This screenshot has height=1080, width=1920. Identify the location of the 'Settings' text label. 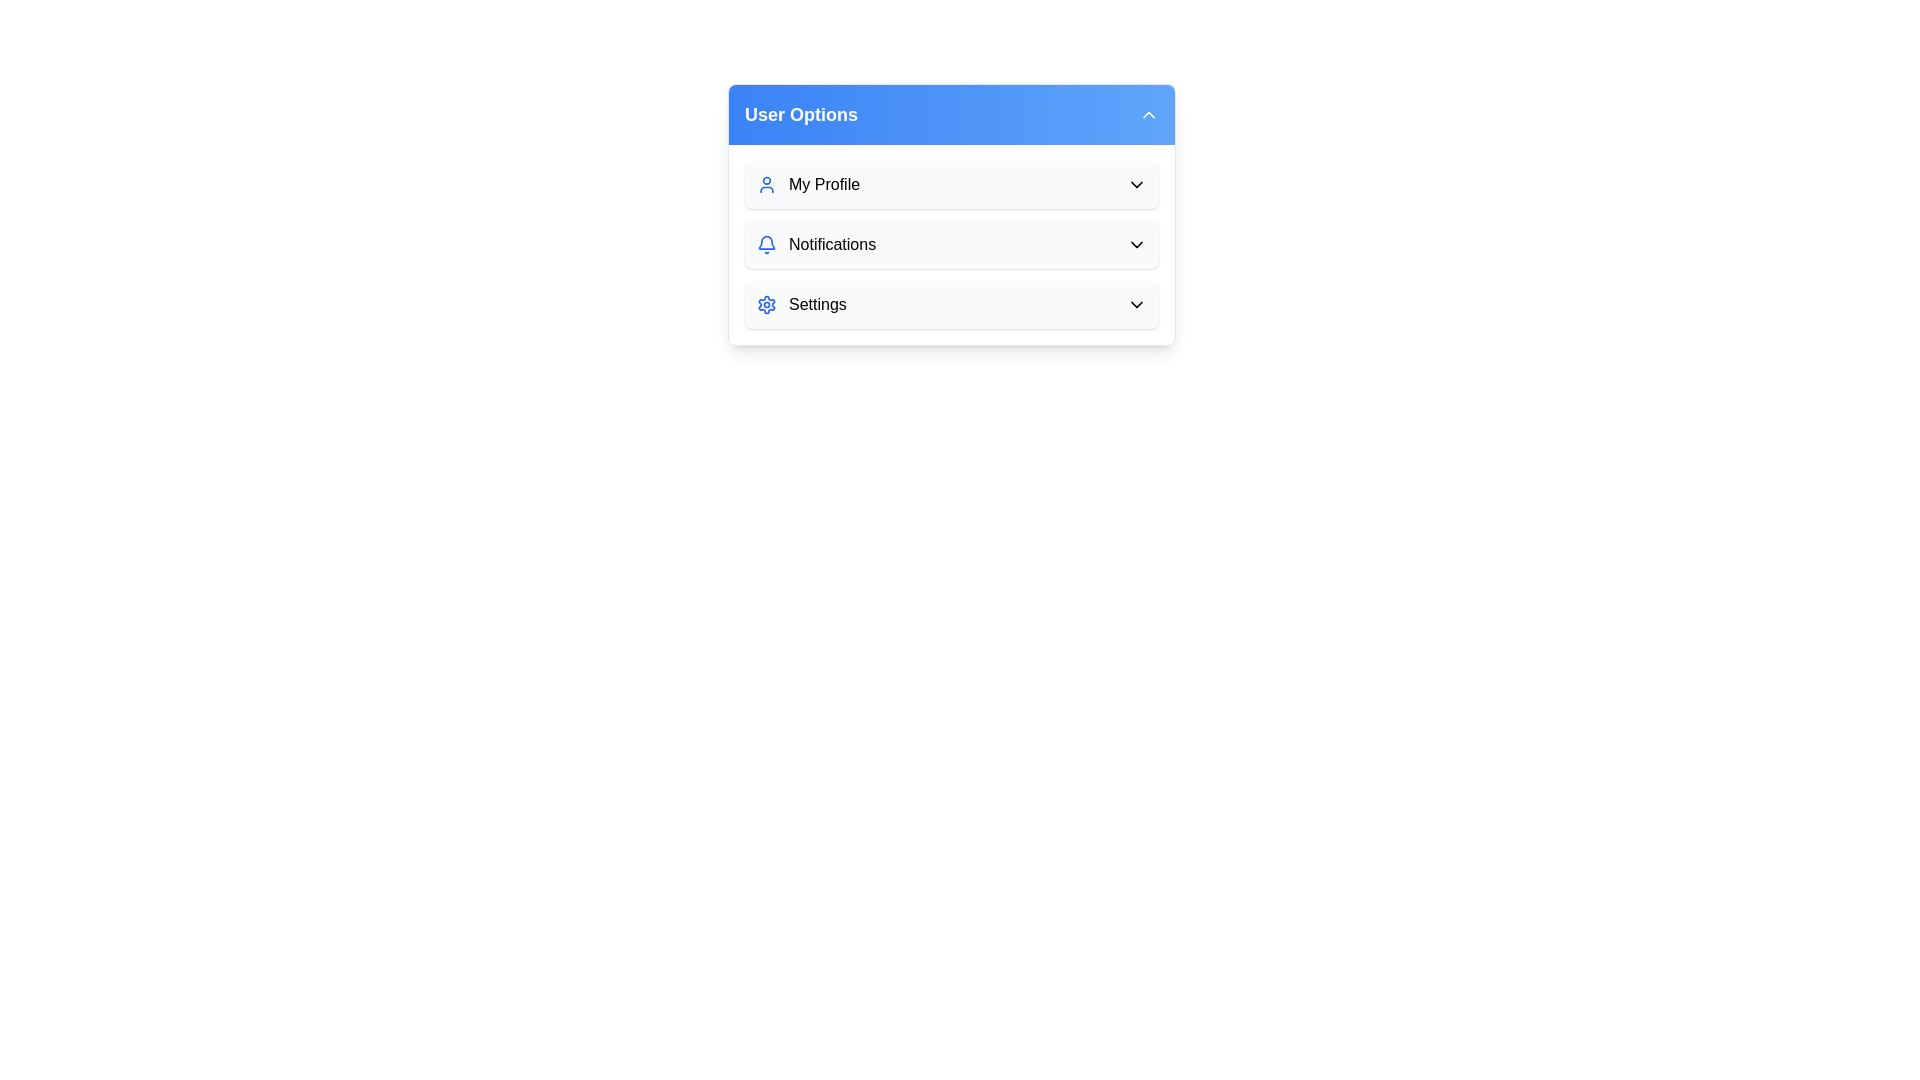
(817, 304).